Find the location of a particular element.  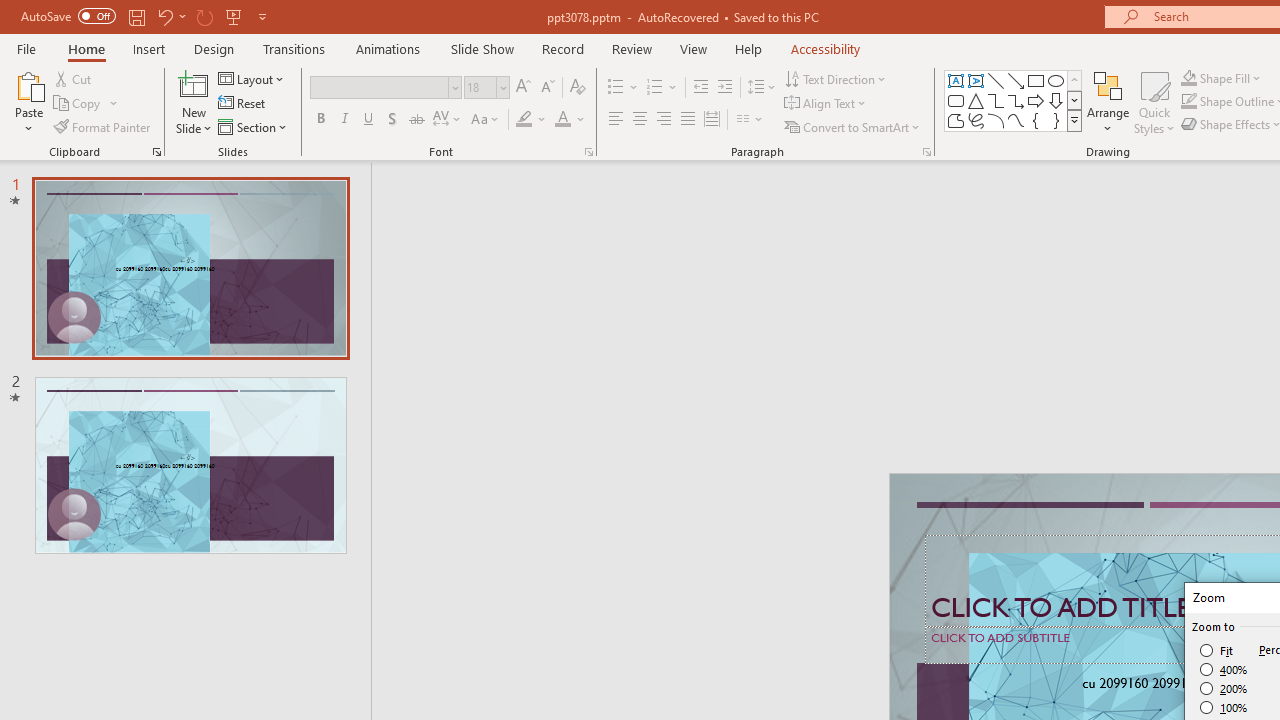

'Text Direction' is located at coordinates (837, 78).